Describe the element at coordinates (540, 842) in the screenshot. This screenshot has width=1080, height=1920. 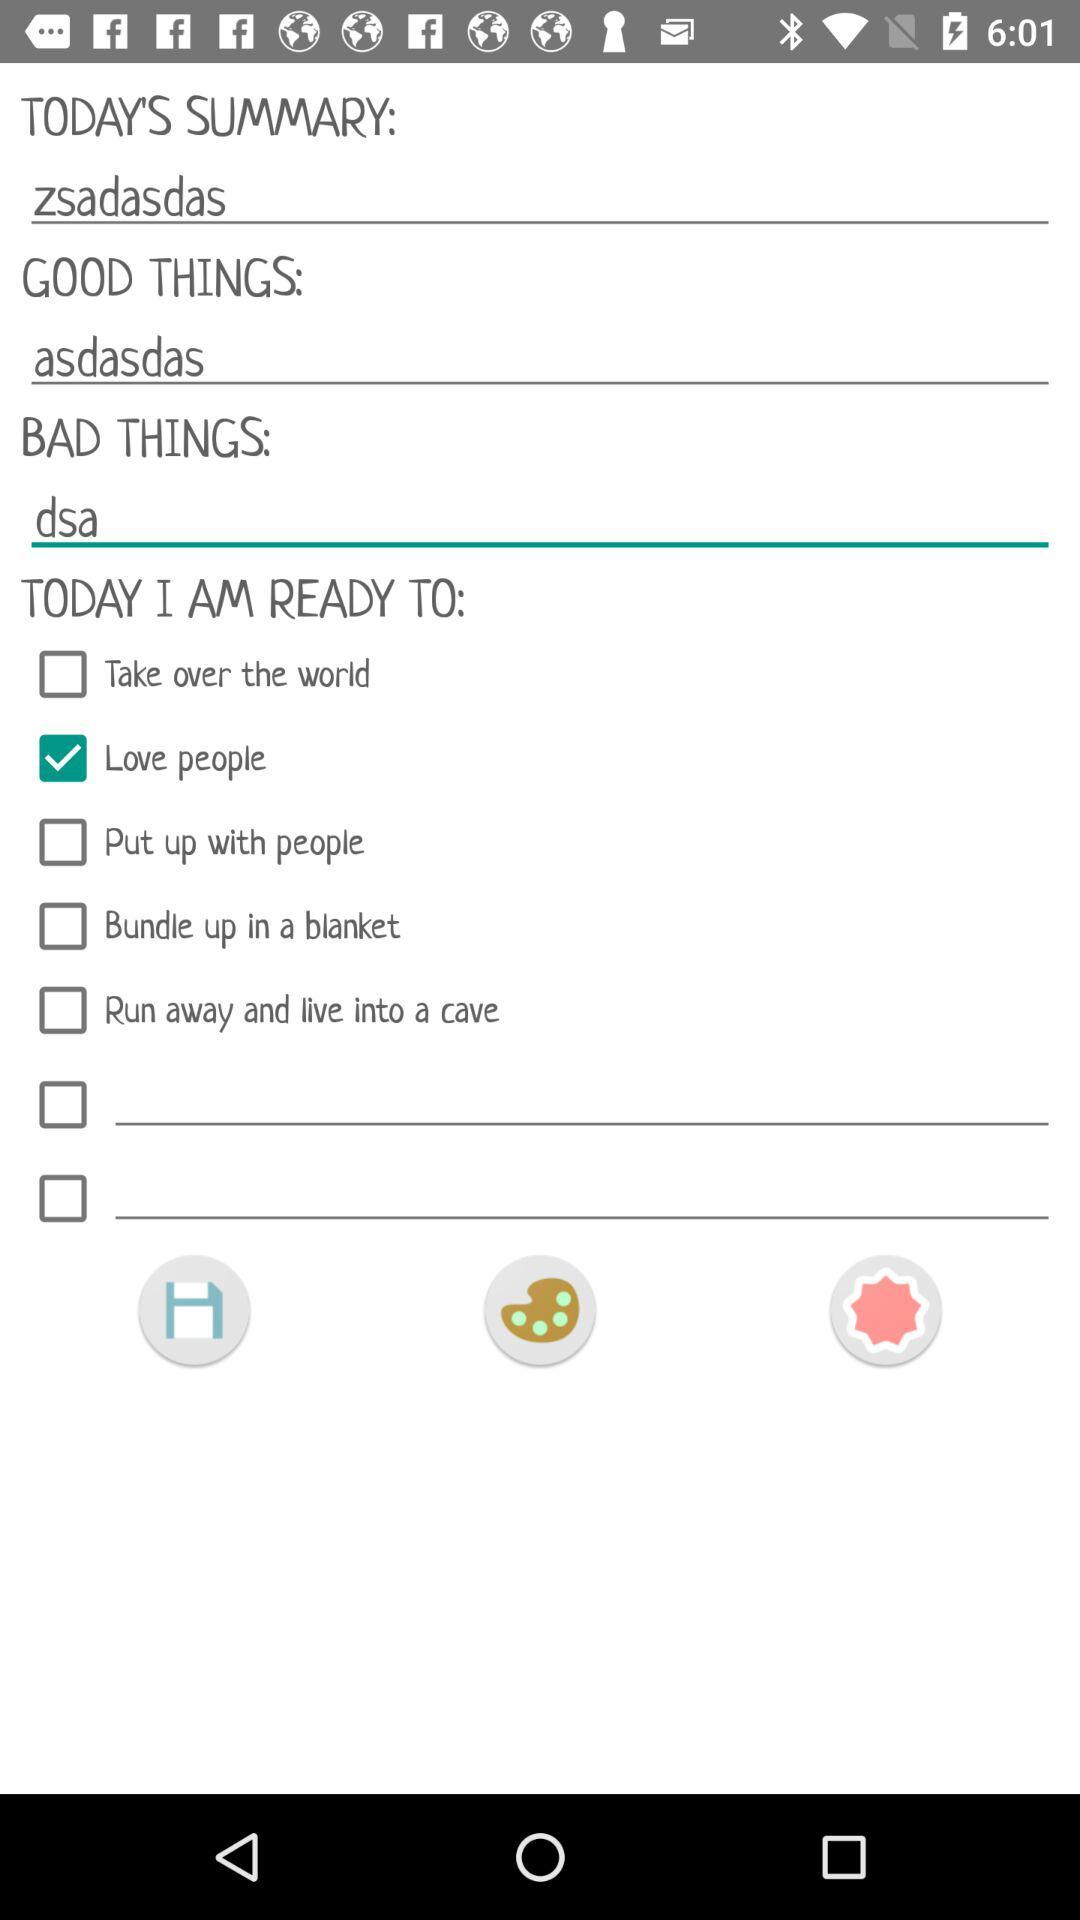
I see `put up with item` at that location.